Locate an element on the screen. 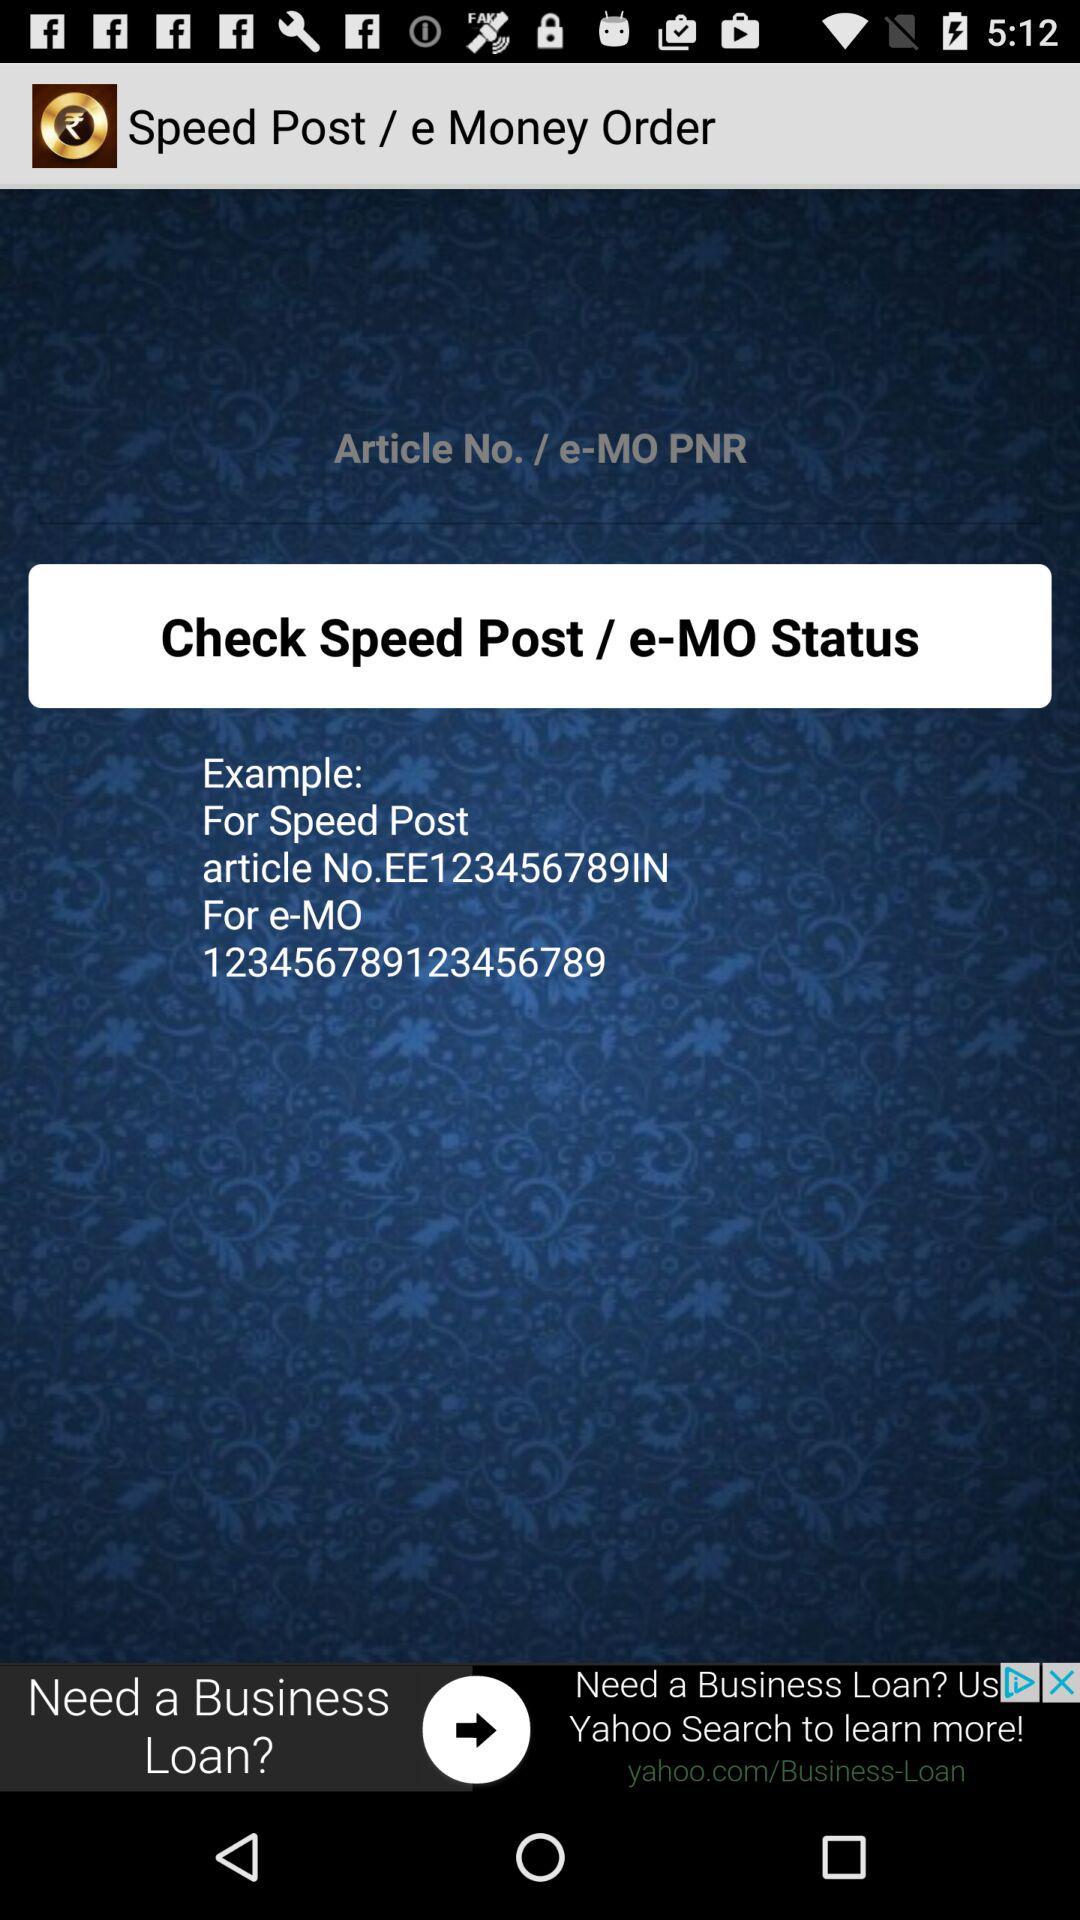  advertisement option is located at coordinates (540, 1727).